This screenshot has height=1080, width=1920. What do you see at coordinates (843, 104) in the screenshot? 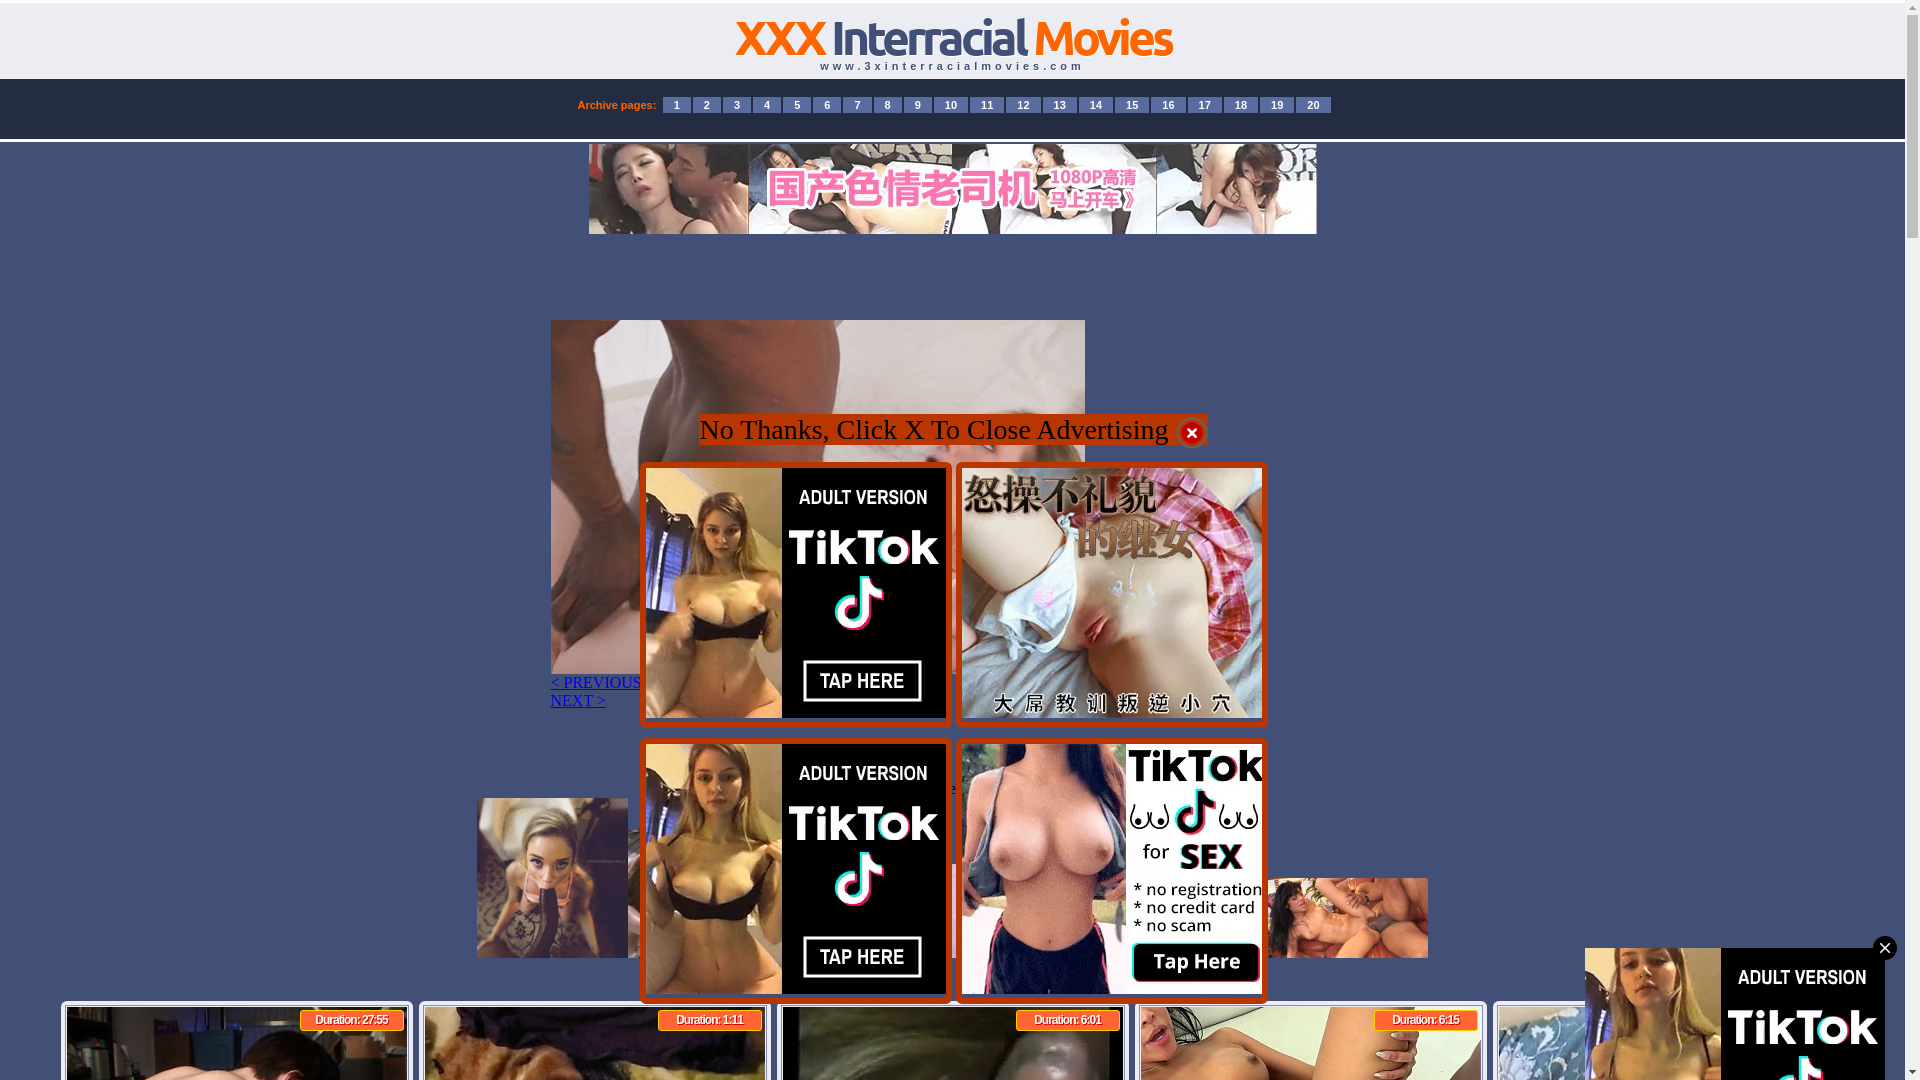
I see `'7'` at bounding box center [843, 104].